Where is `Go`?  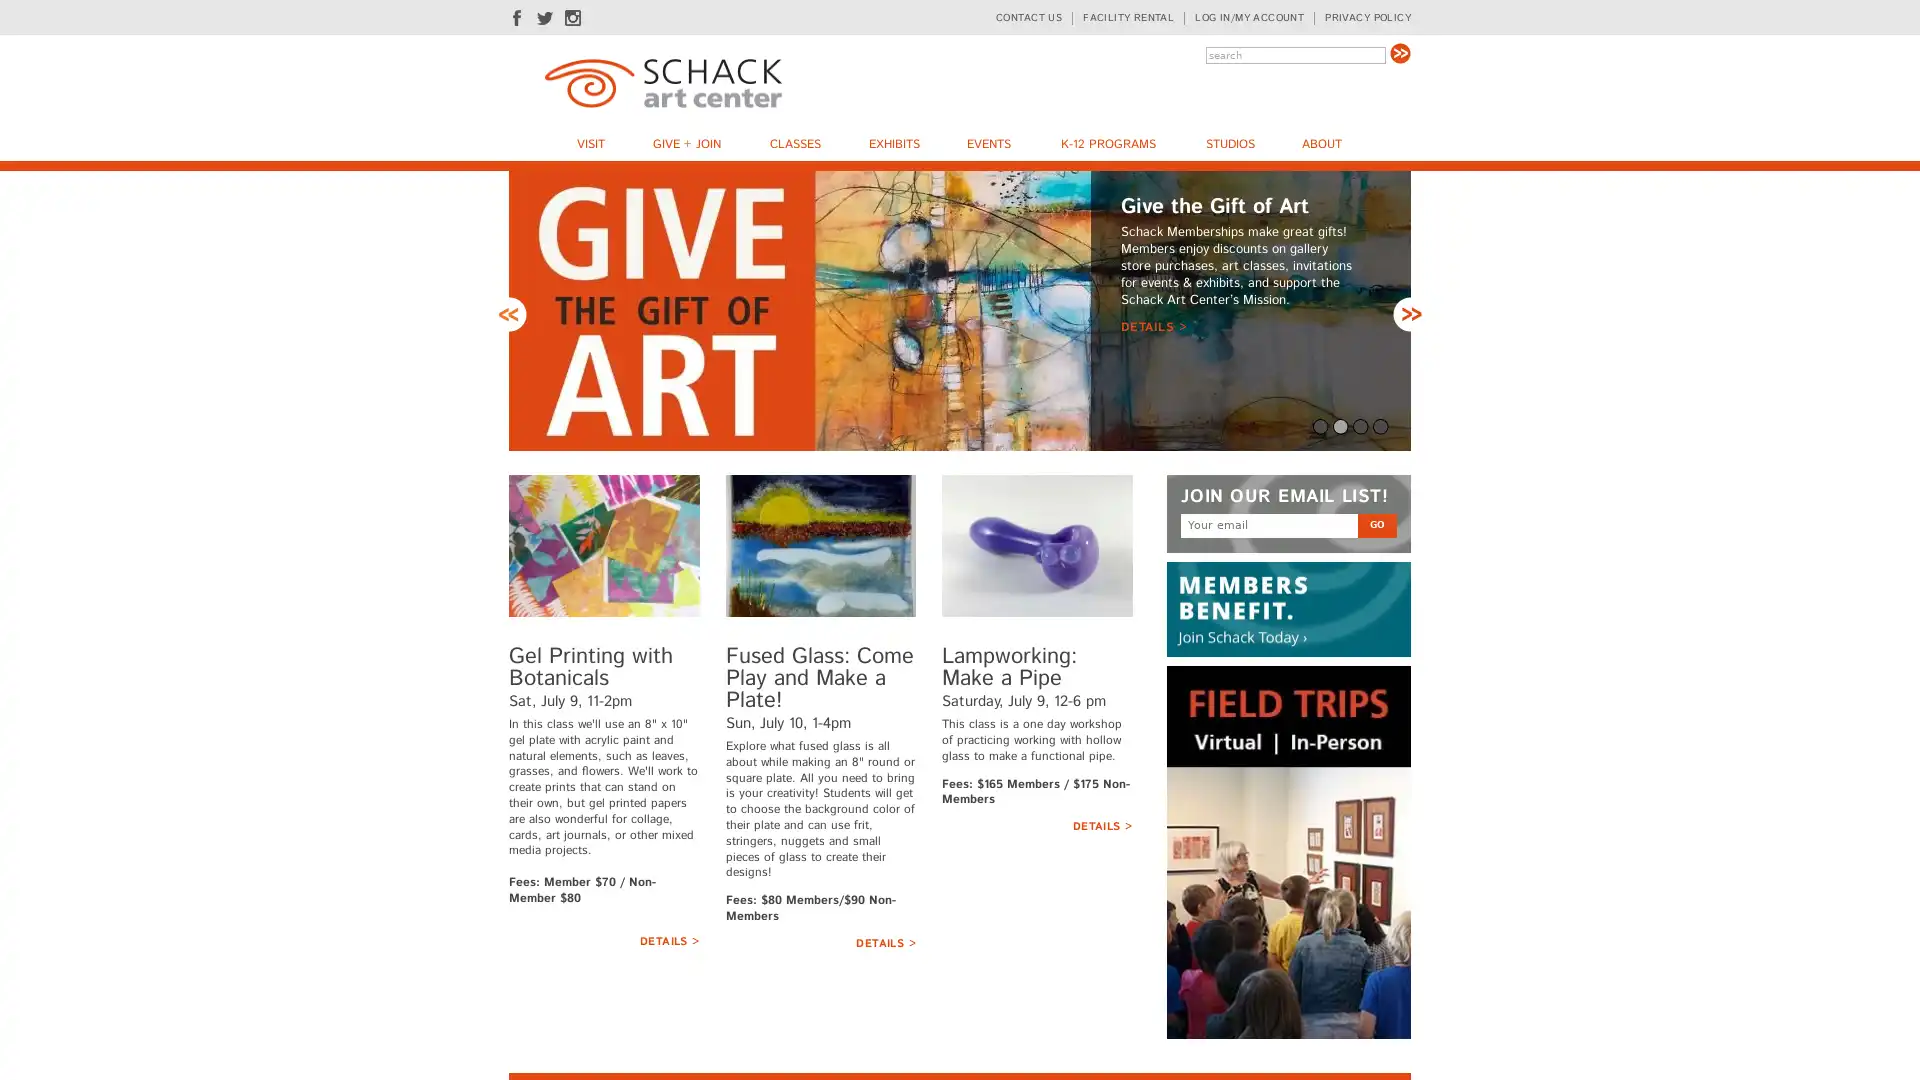 Go is located at coordinates (1376, 668).